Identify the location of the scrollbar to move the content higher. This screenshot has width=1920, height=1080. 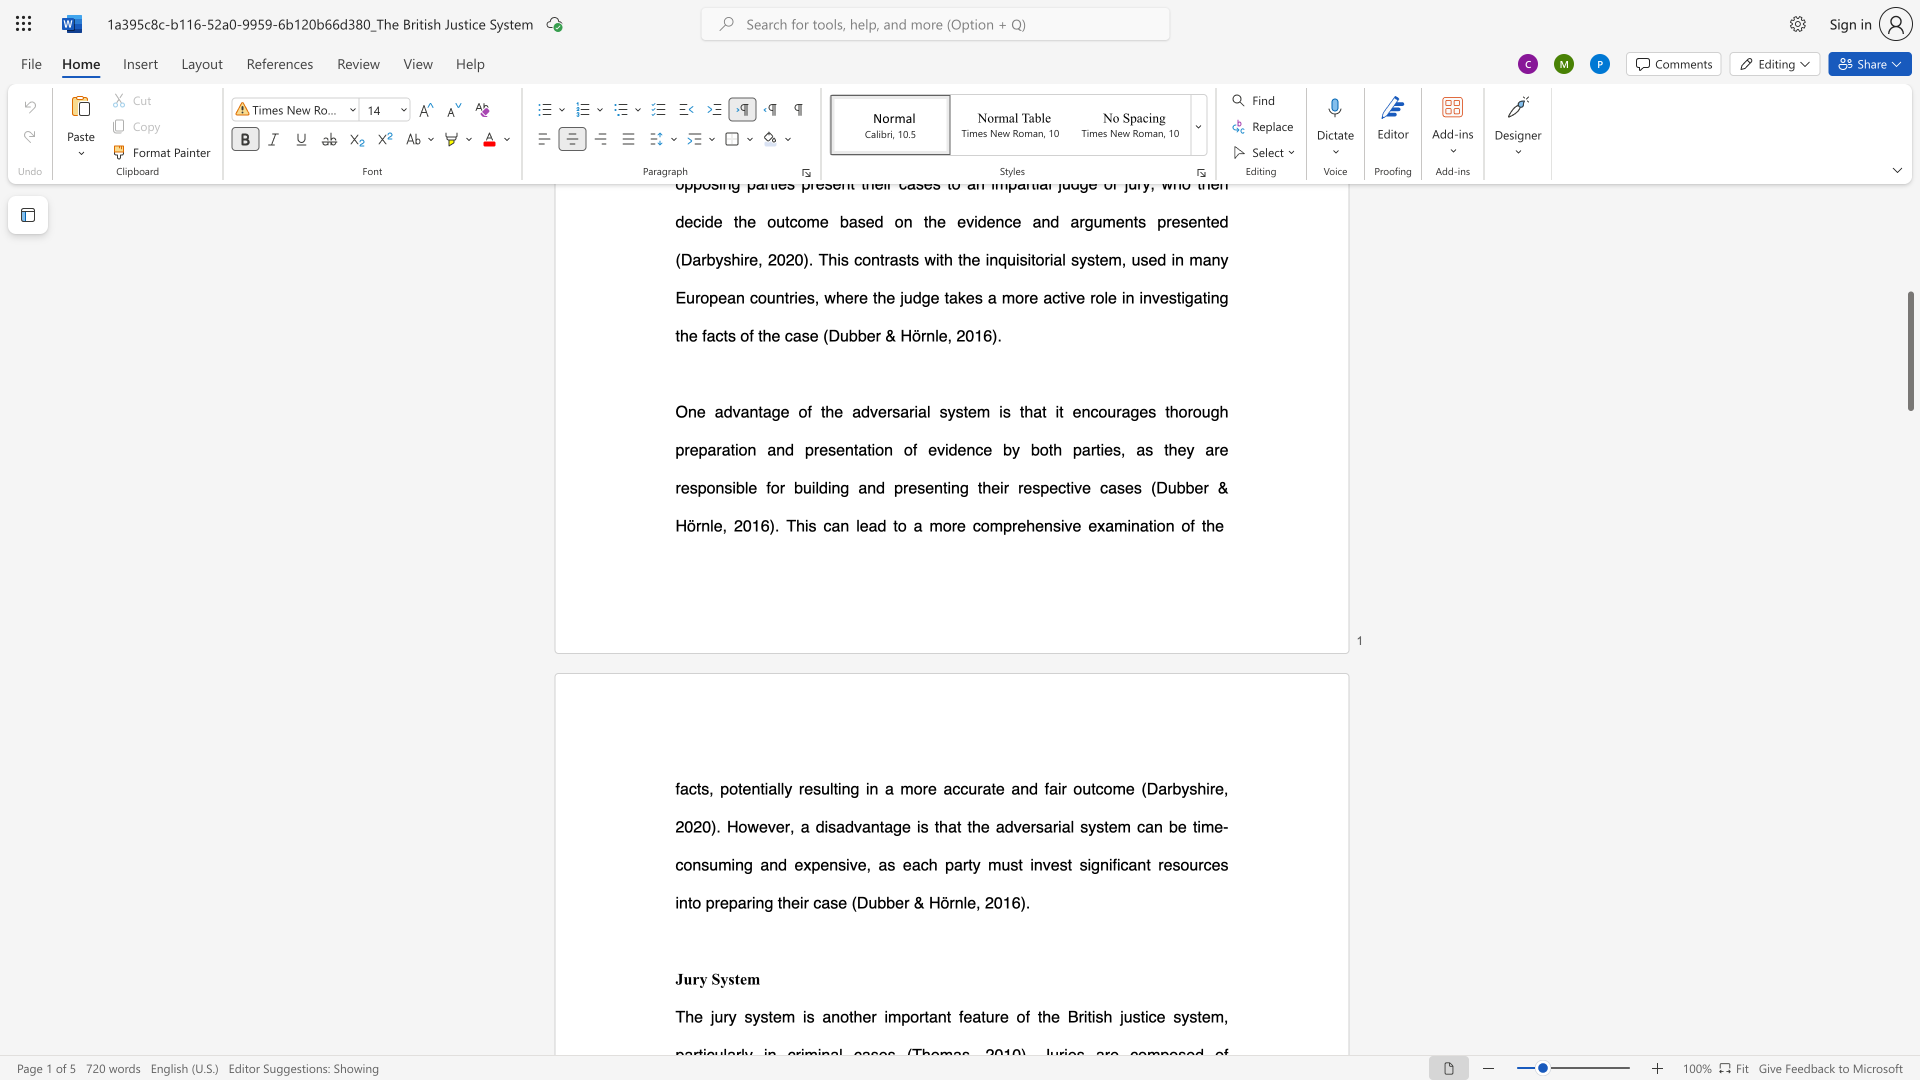
(1909, 329).